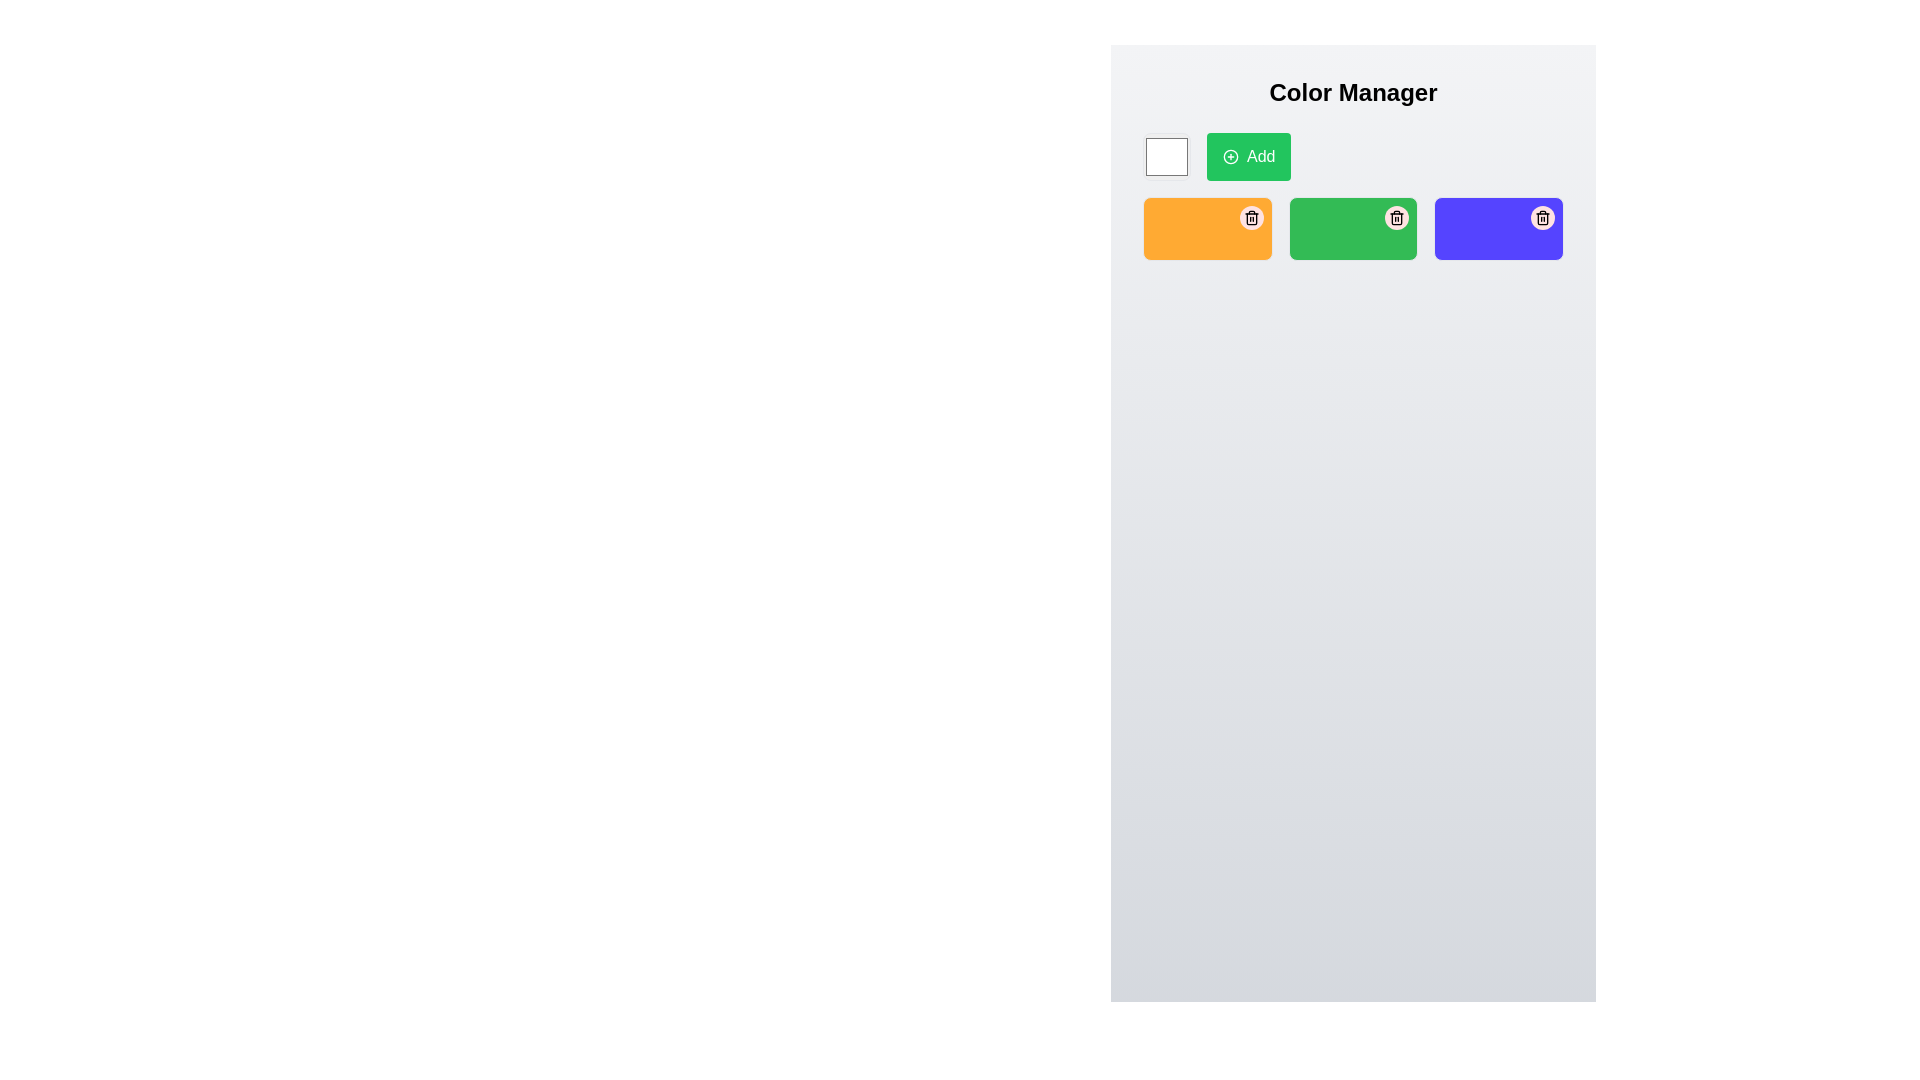 This screenshot has height=1080, width=1920. What do you see at coordinates (1248, 156) in the screenshot?
I see `the green 'Add' button with a white circular plus icon` at bounding box center [1248, 156].